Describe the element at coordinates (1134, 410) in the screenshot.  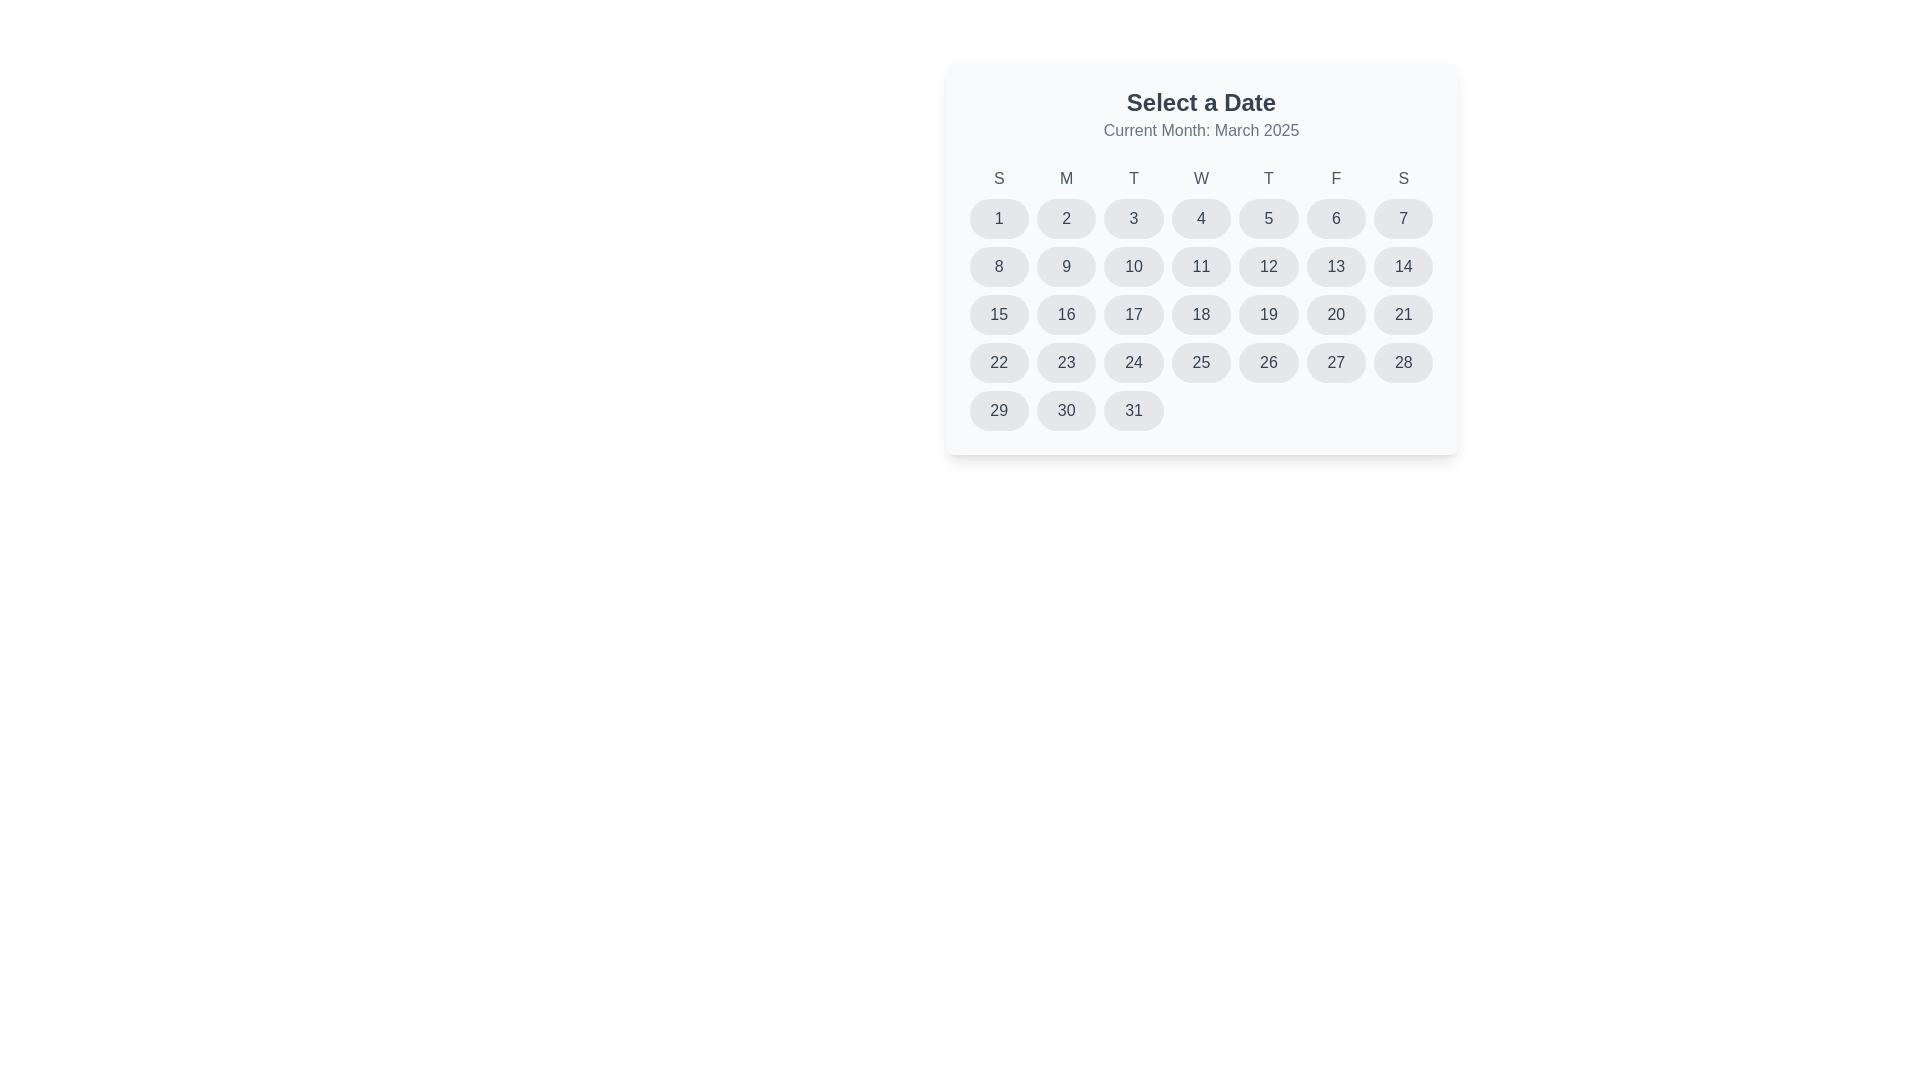
I see `the circular button labeled '31' in gray-blue text` at that location.